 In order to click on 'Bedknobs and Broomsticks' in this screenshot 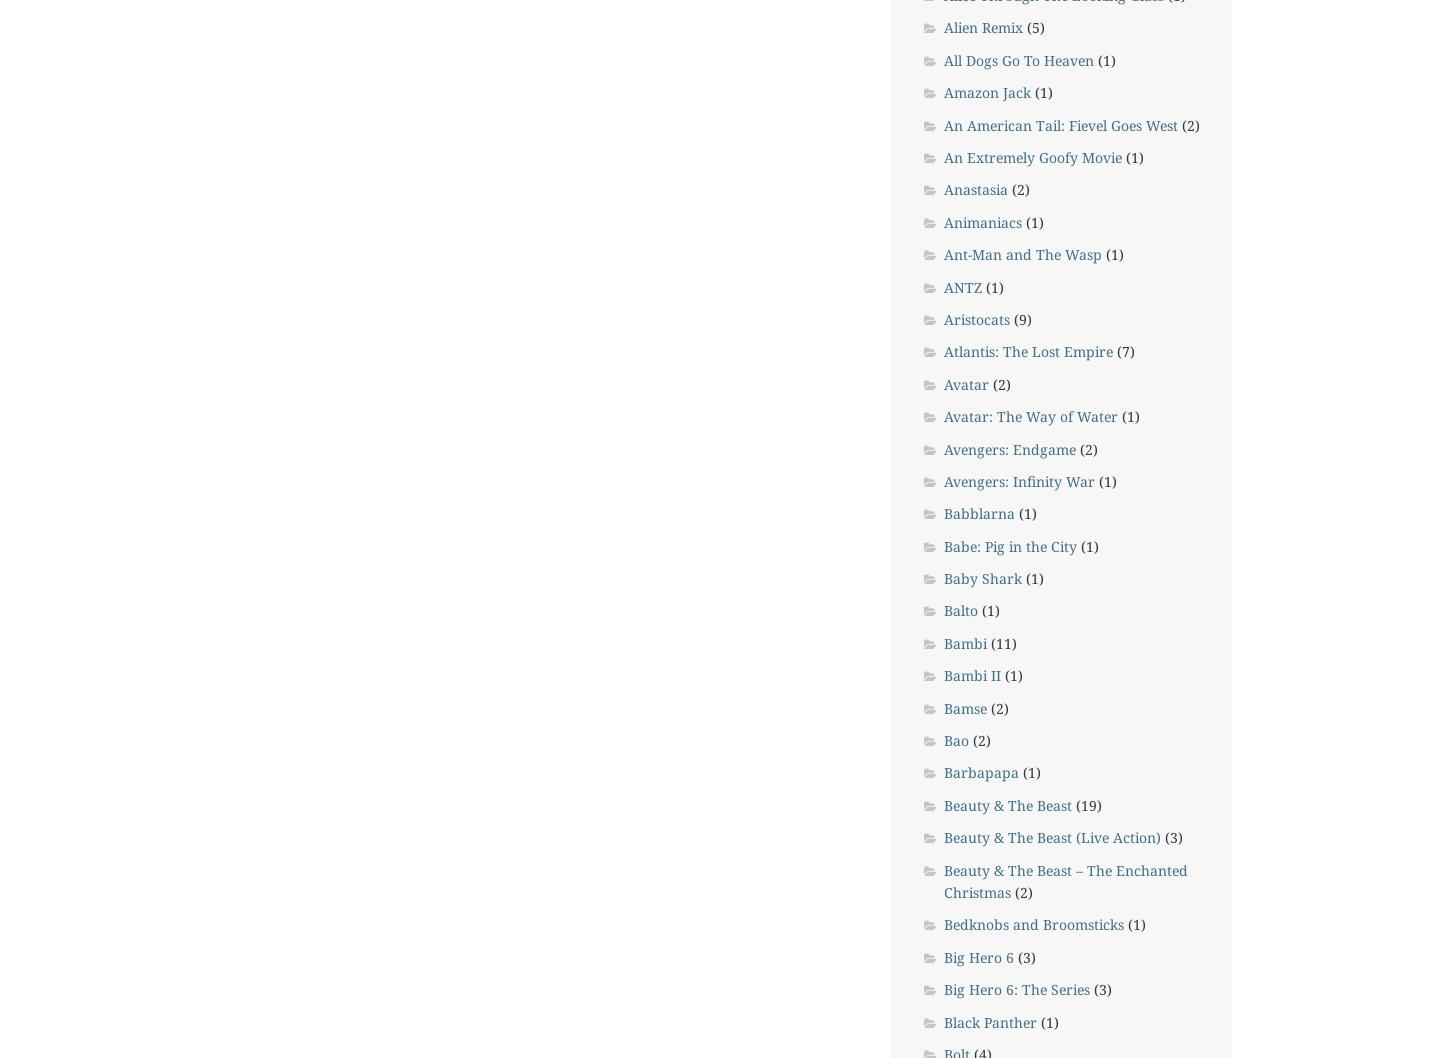, I will do `click(1033, 924)`.